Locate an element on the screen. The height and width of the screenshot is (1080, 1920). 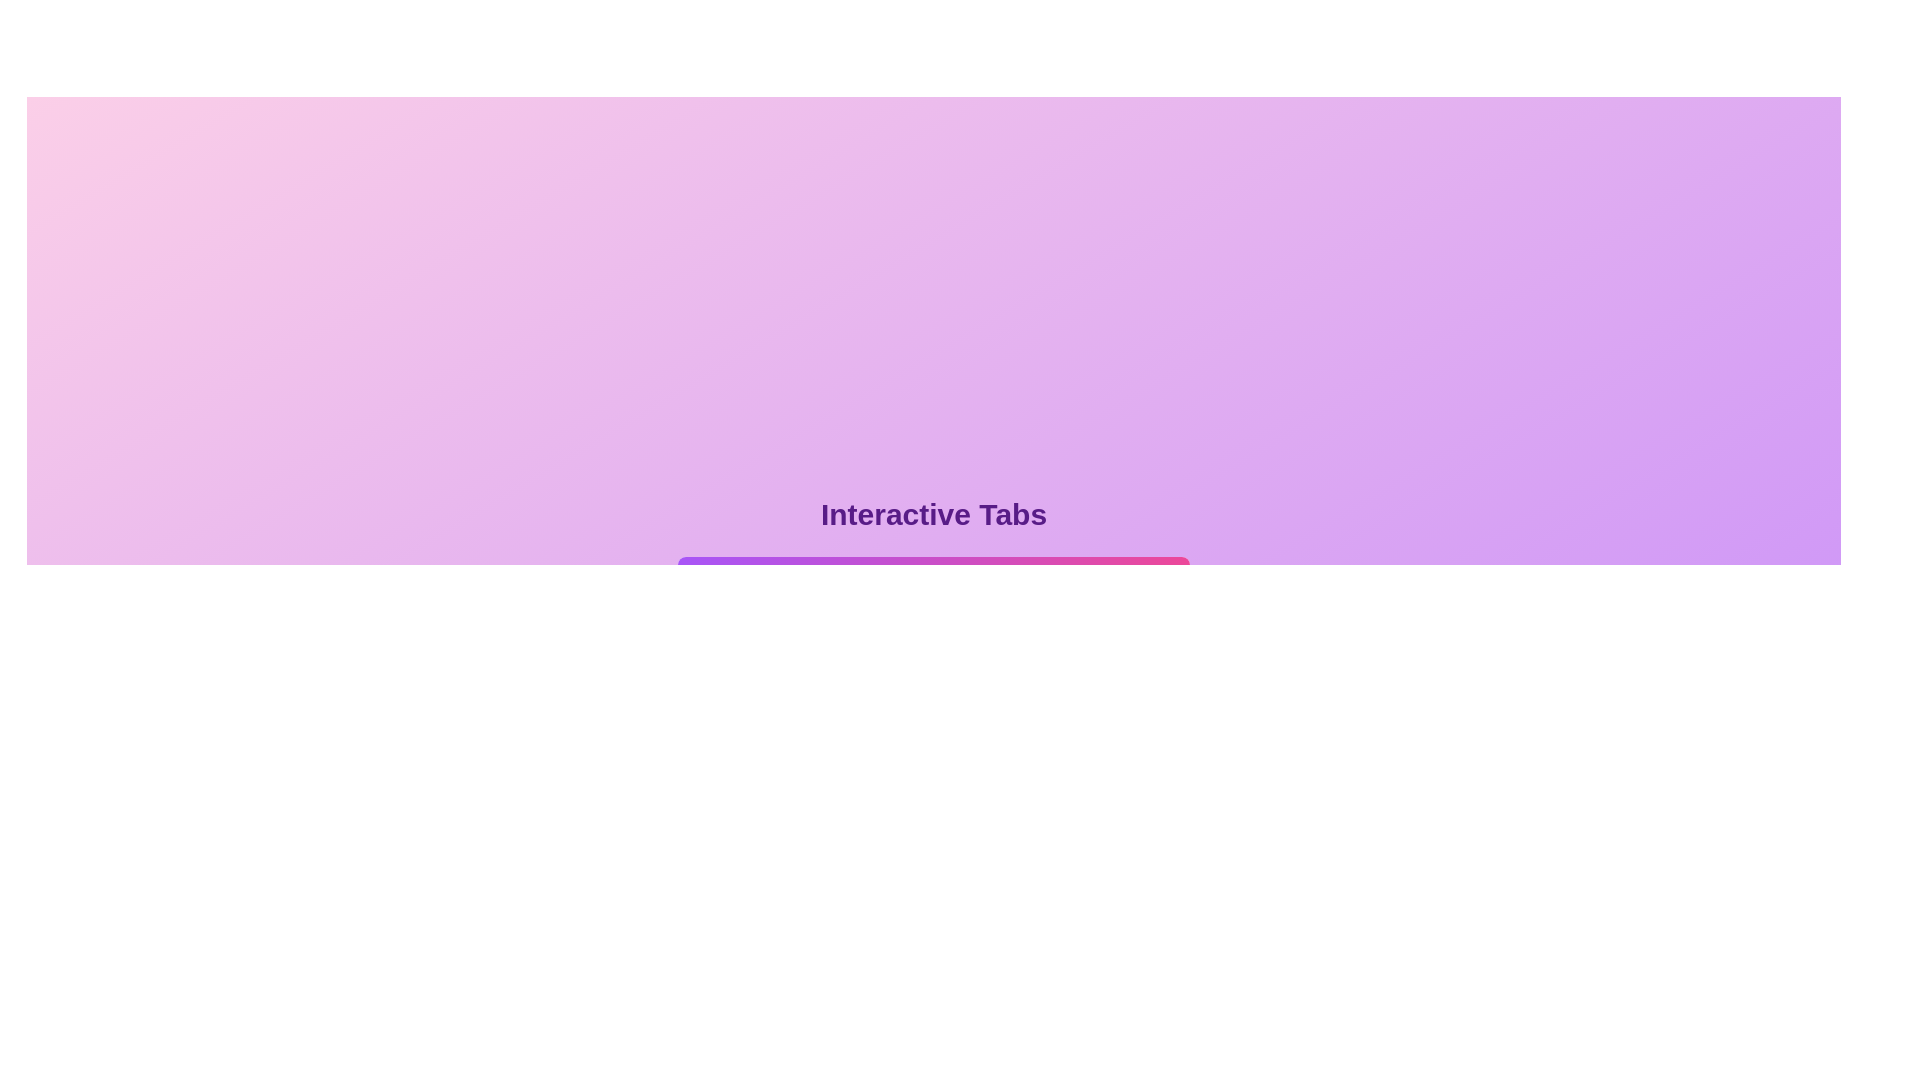
the book icon SVG graphic, centrally positioned below the 'Interactive Tabs' header, to inspect its details is located at coordinates (739, 585).